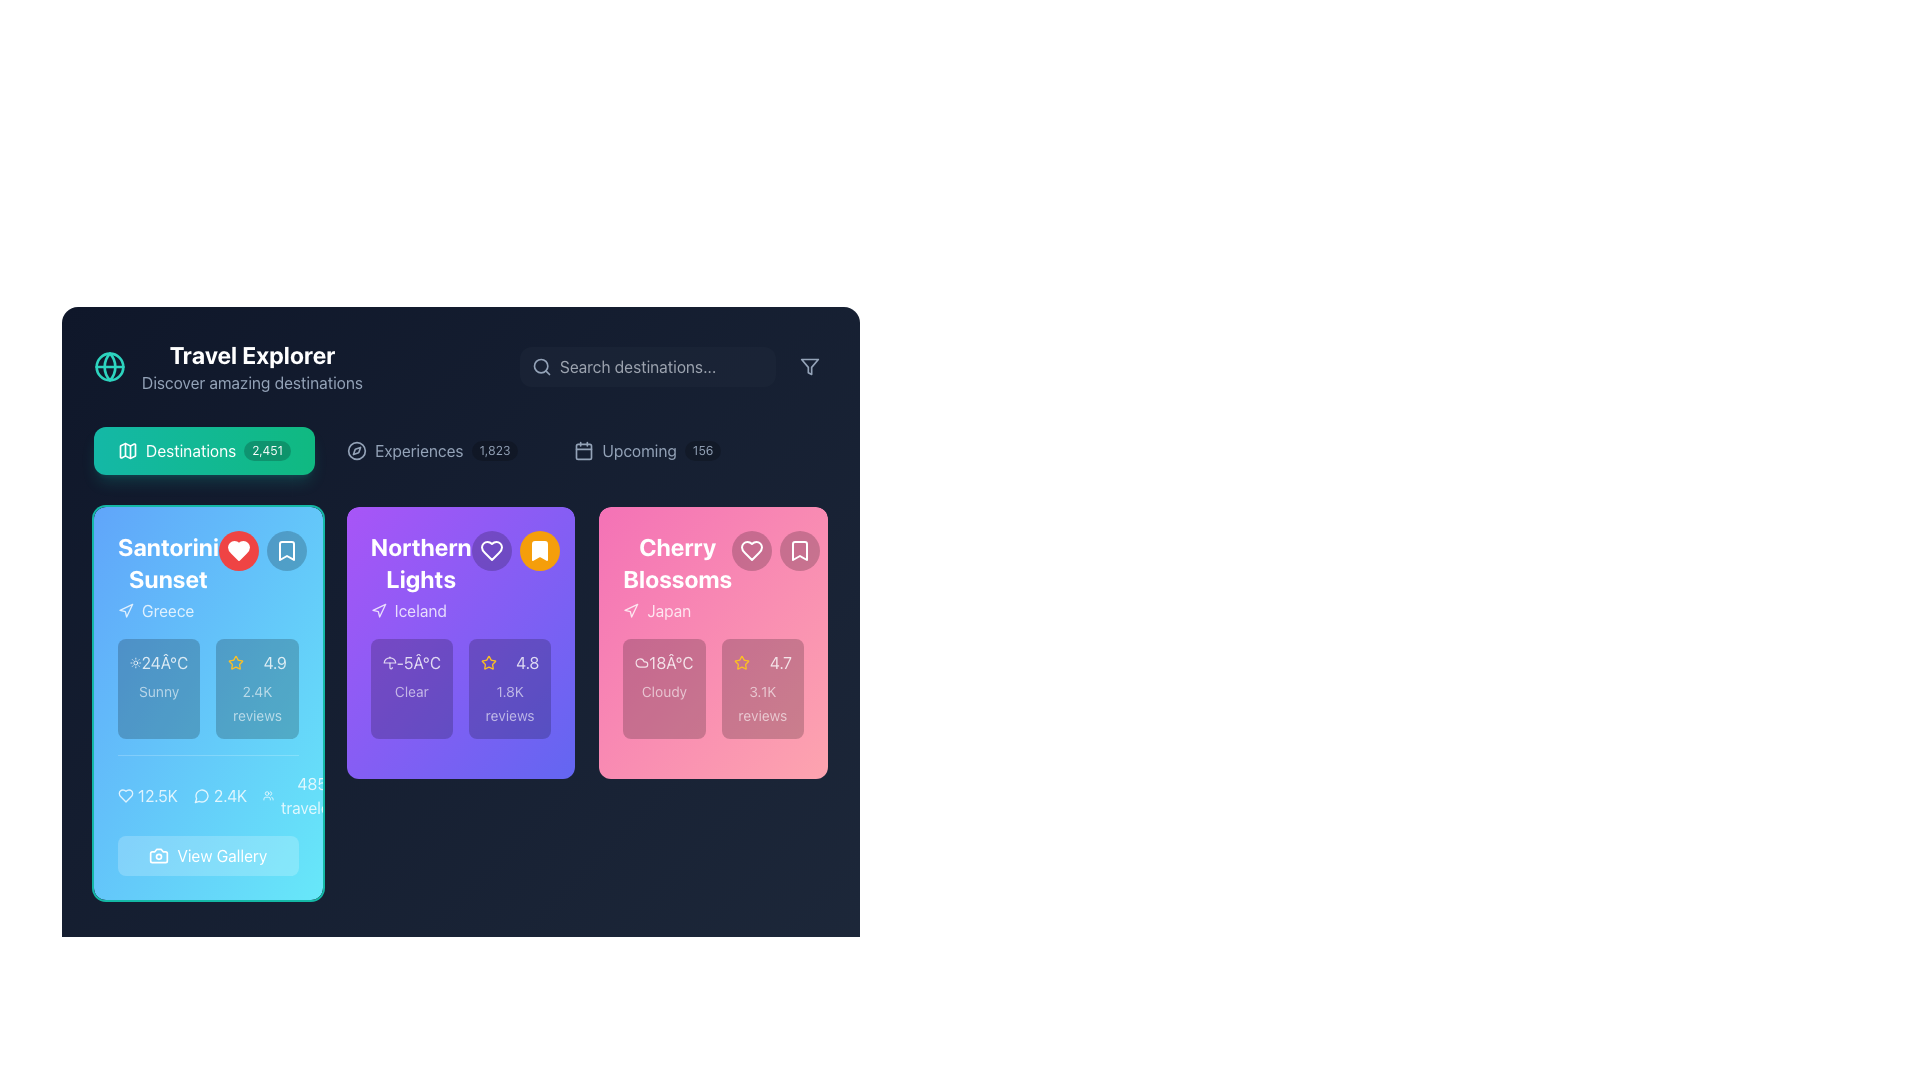 This screenshot has height=1080, width=1920. Describe the element at coordinates (542, 366) in the screenshot. I see `the magnifying glass icon that symbolizes the search functionality, located on the left side of the search bar adjacent to the placeholder text 'Search destinations...'` at that location.